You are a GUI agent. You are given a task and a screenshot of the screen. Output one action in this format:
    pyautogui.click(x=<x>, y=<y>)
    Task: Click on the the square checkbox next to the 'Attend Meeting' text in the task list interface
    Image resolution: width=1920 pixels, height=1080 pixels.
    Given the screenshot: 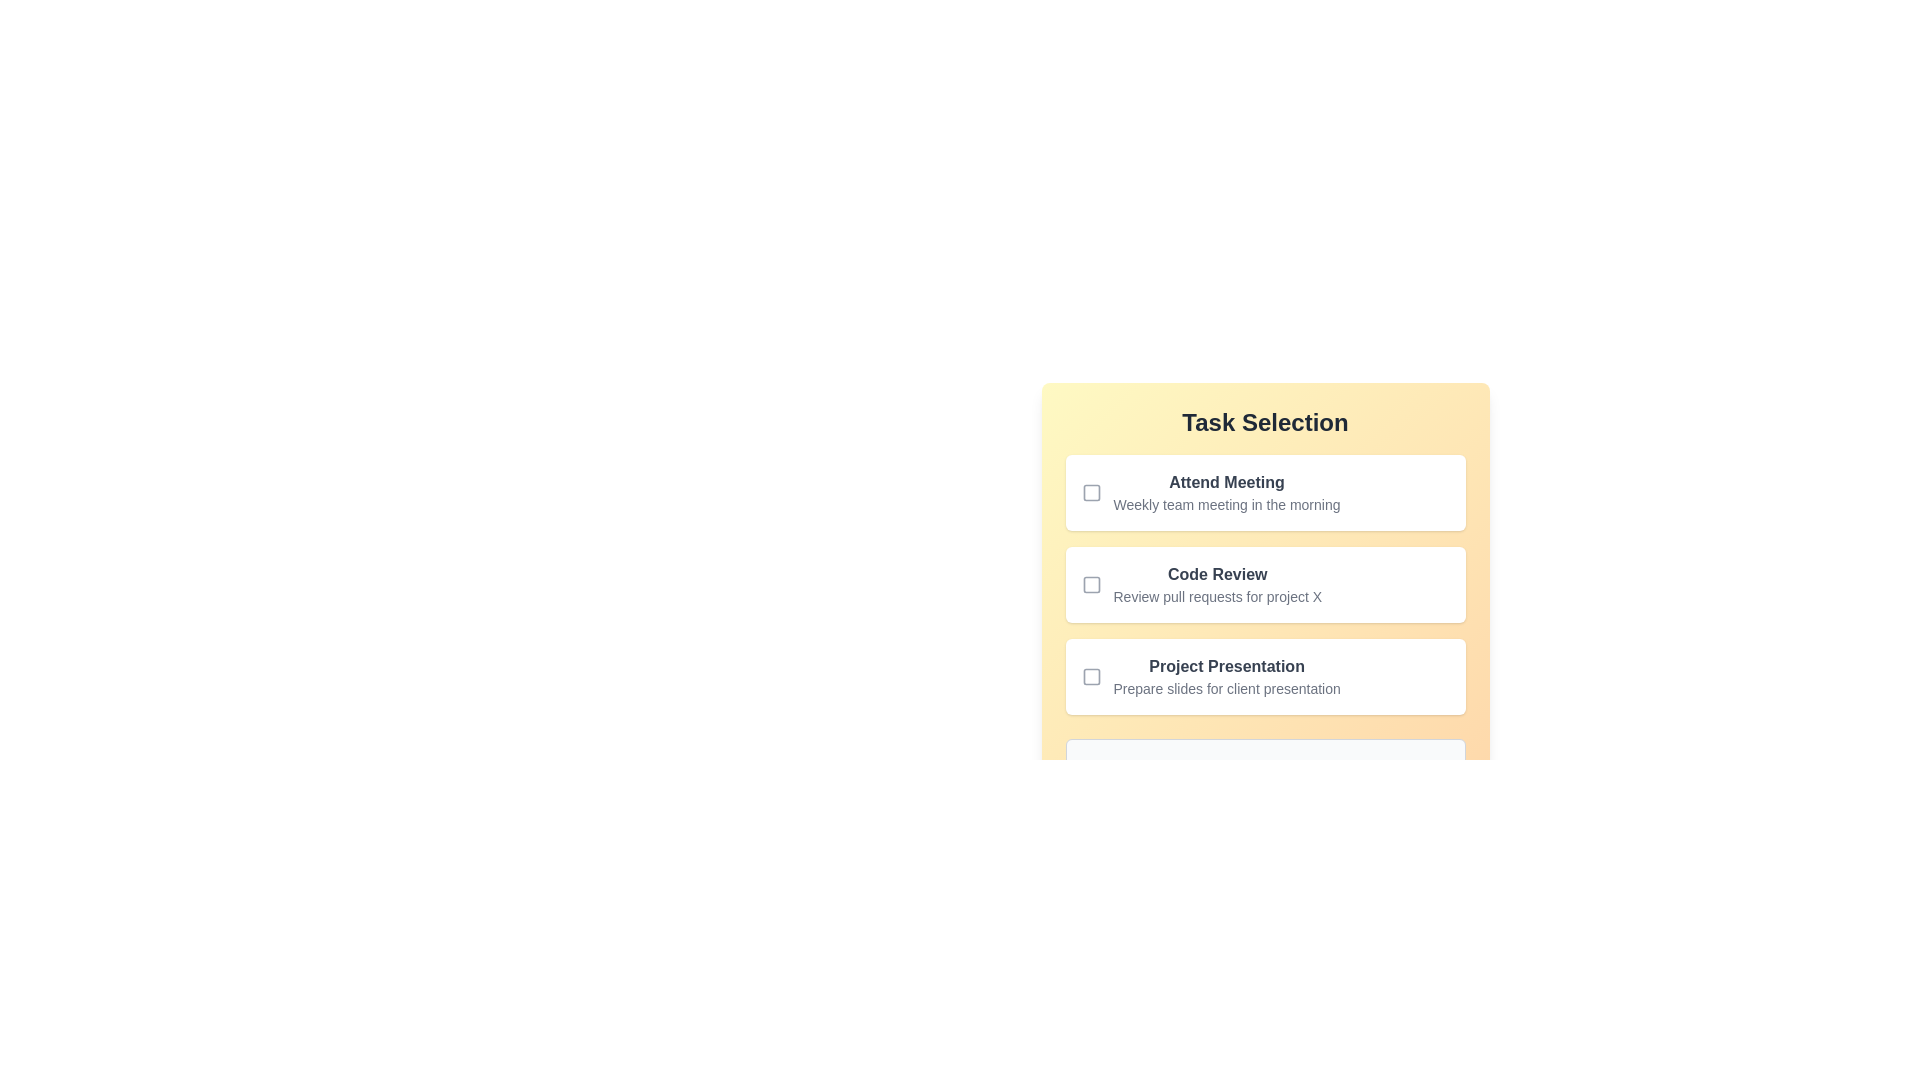 What is the action you would take?
    pyautogui.click(x=1090, y=493)
    